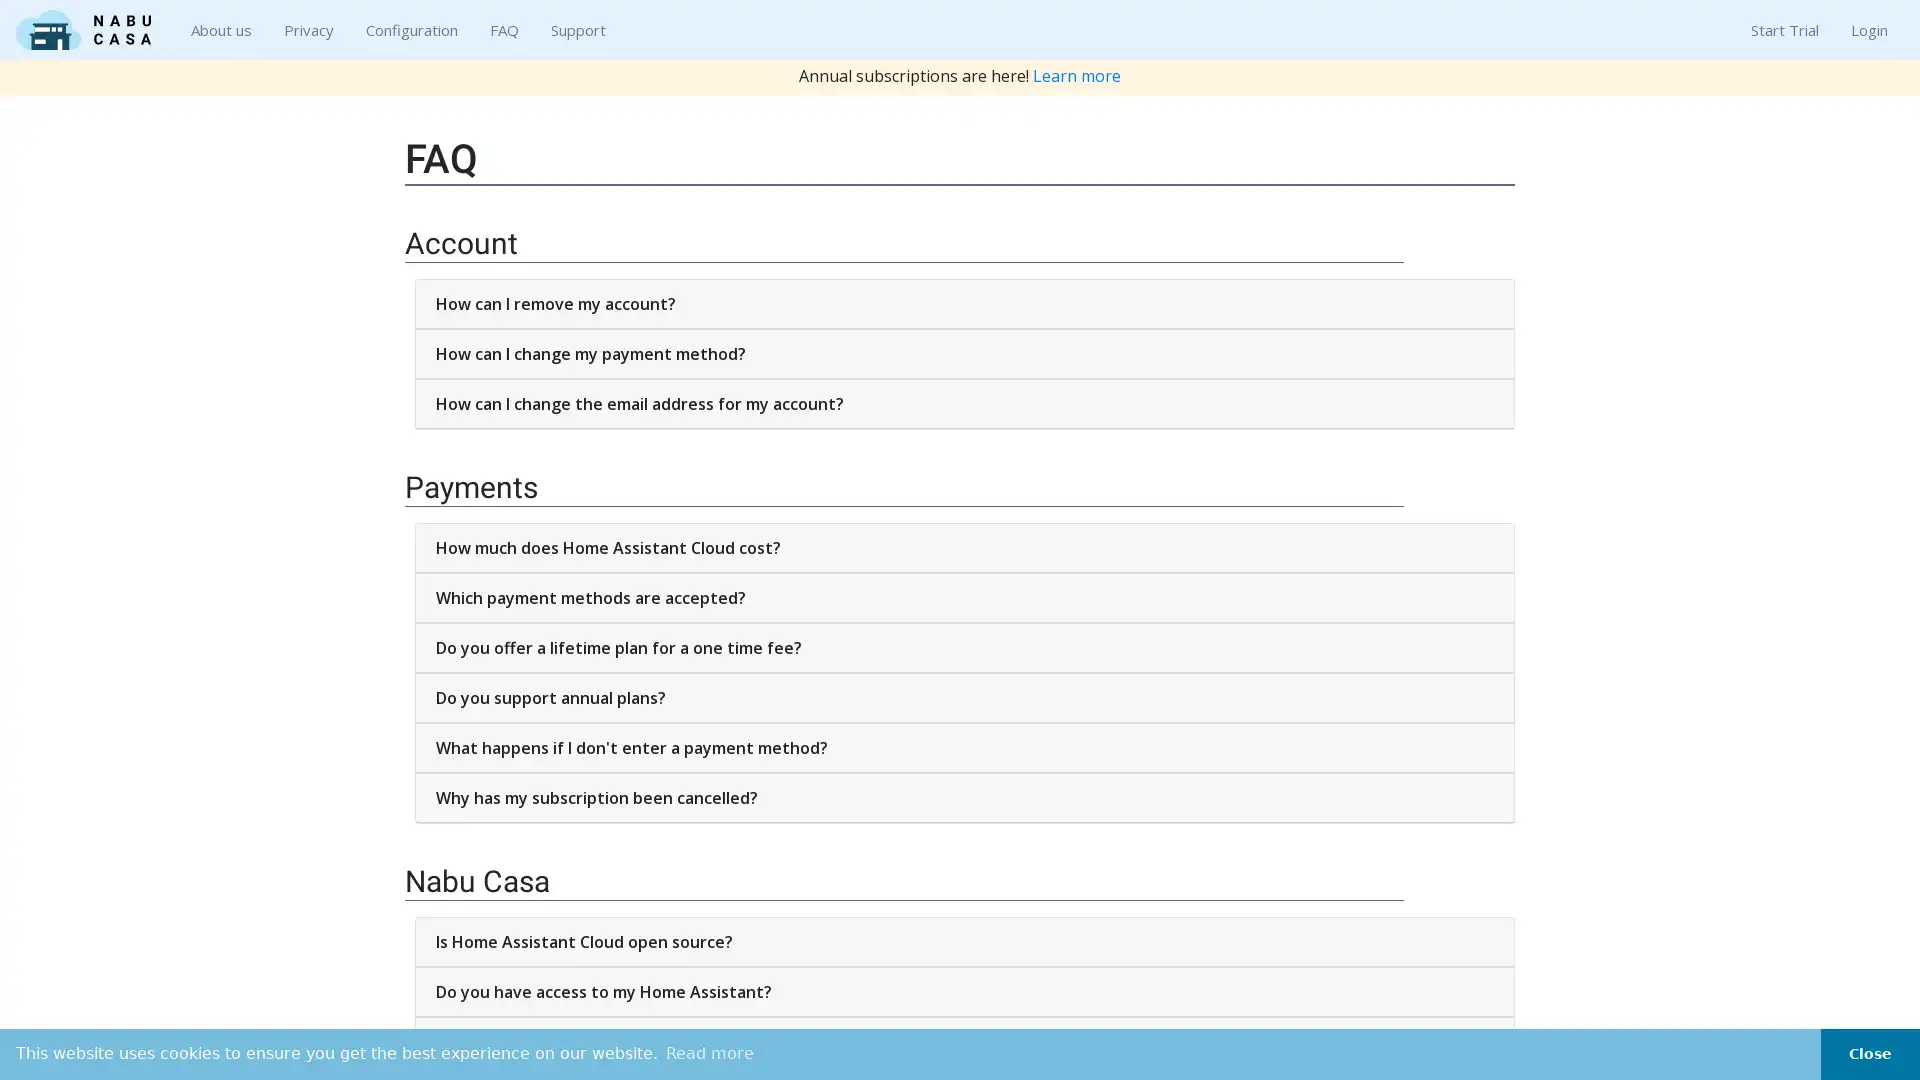 The width and height of the screenshot is (1920, 1080). What do you see at coordinates (964, 353) in the screenshot?
I see `How can I change my payment method?` at bounding box center [964, 353].